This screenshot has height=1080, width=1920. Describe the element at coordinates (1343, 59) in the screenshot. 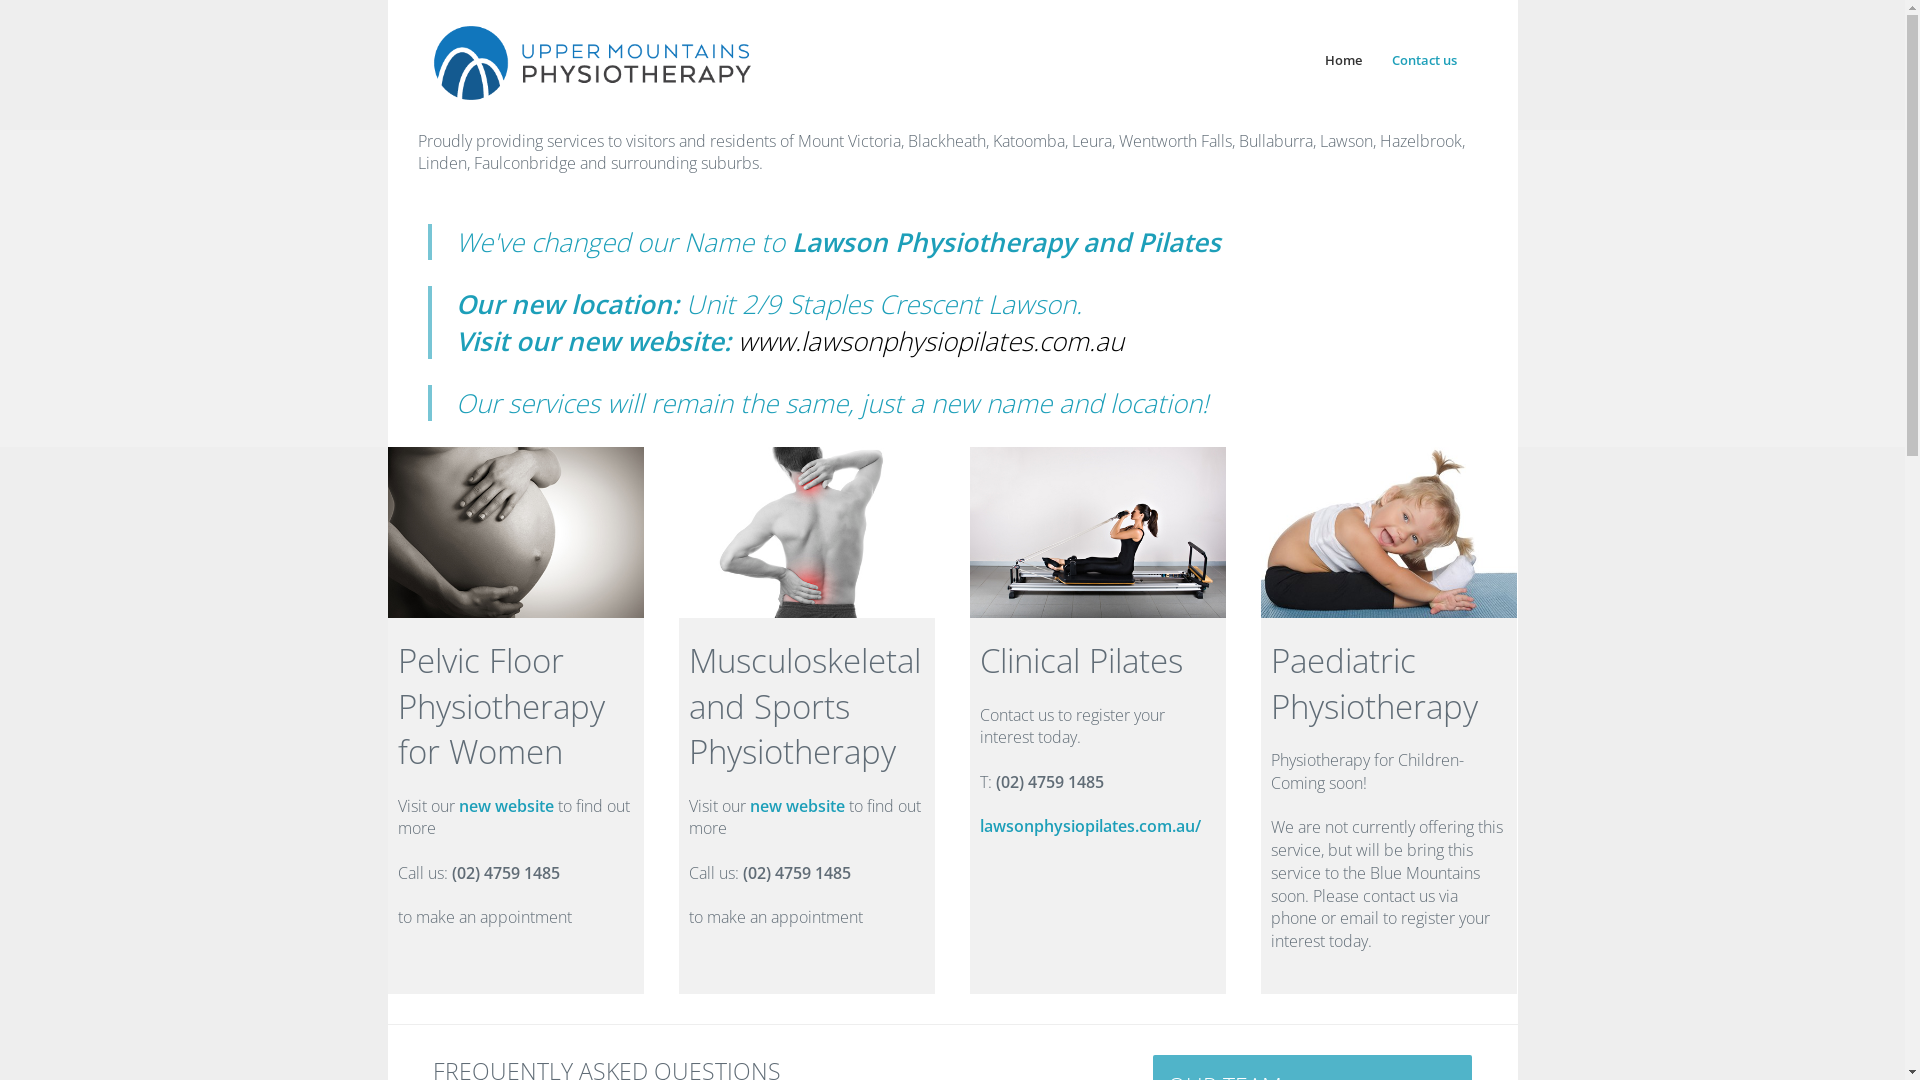

I see `'Home'` at that location.